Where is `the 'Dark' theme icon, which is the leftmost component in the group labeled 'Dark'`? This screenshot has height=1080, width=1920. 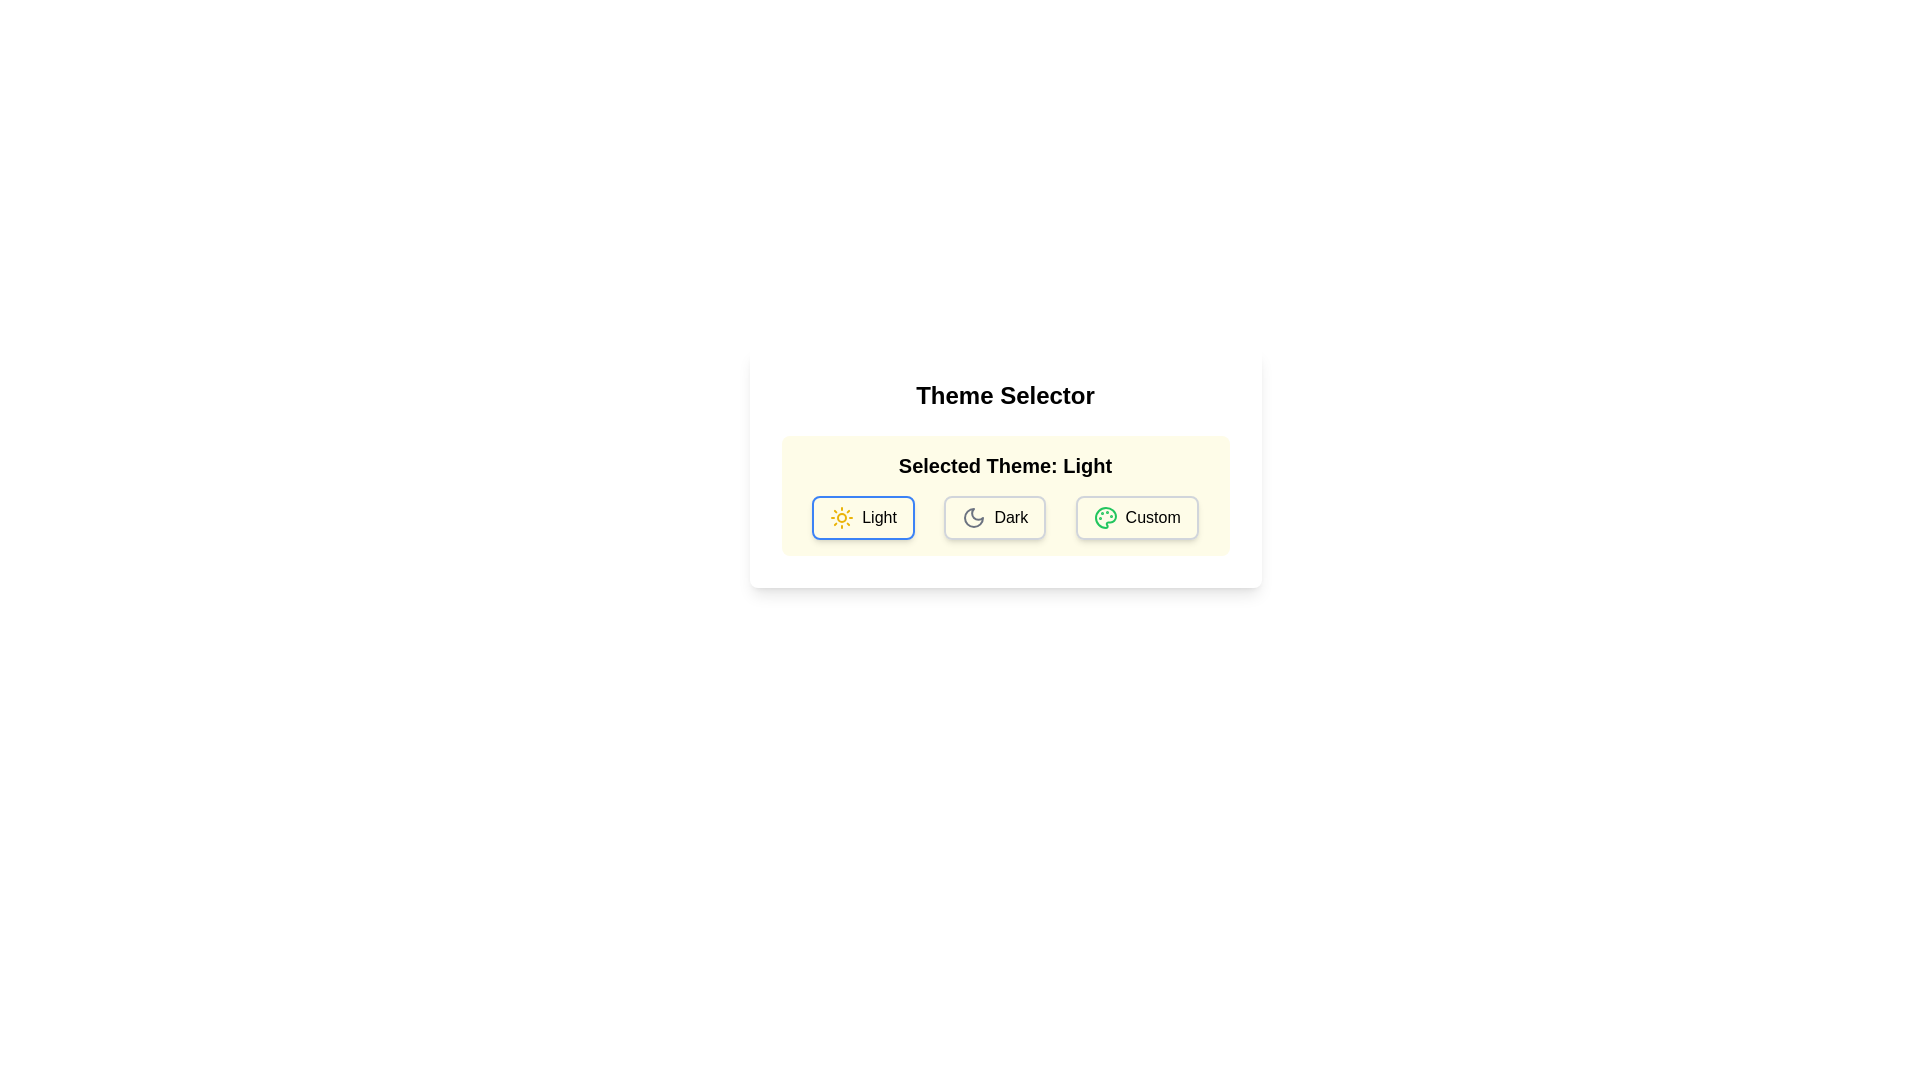 the 'Dark' theme icon, which is the leftmost component in the group labeled 'Dark' is located at coordinates (974, 516).